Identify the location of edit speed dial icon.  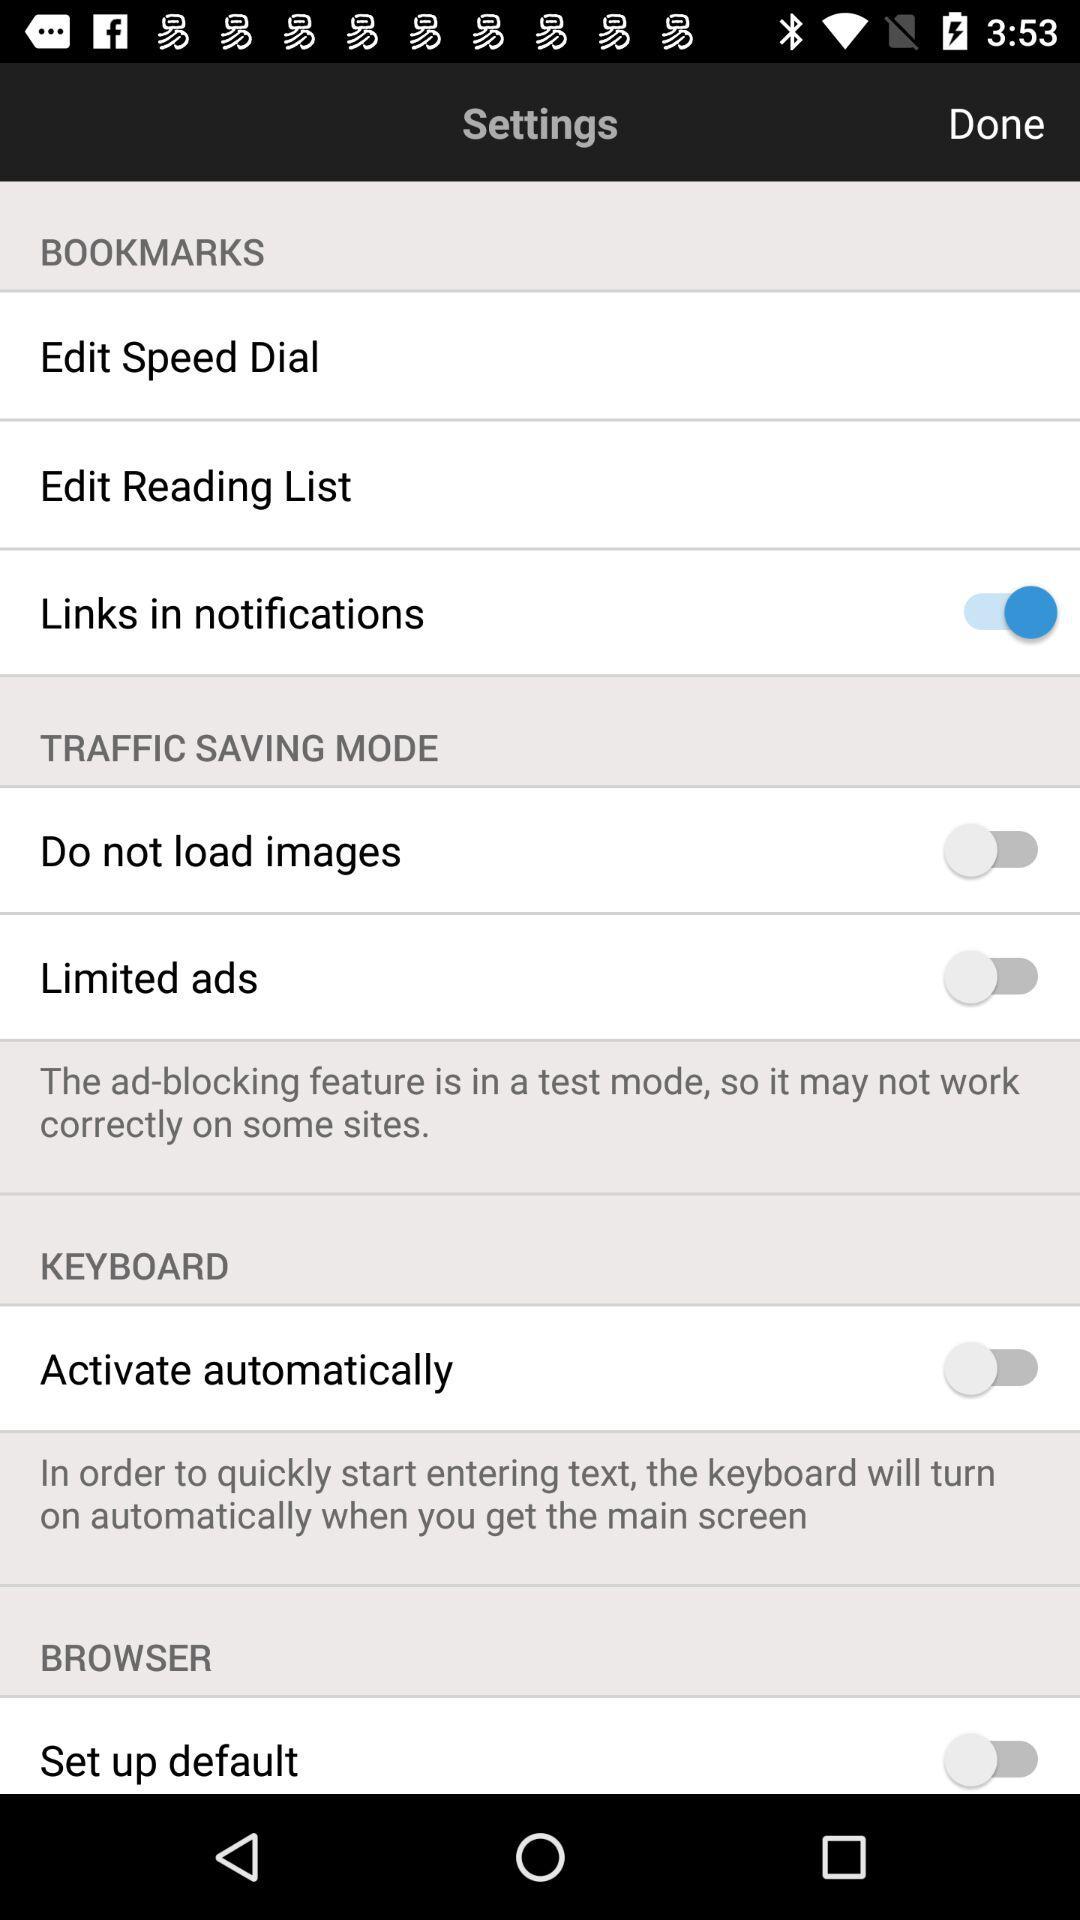
(540, 355).